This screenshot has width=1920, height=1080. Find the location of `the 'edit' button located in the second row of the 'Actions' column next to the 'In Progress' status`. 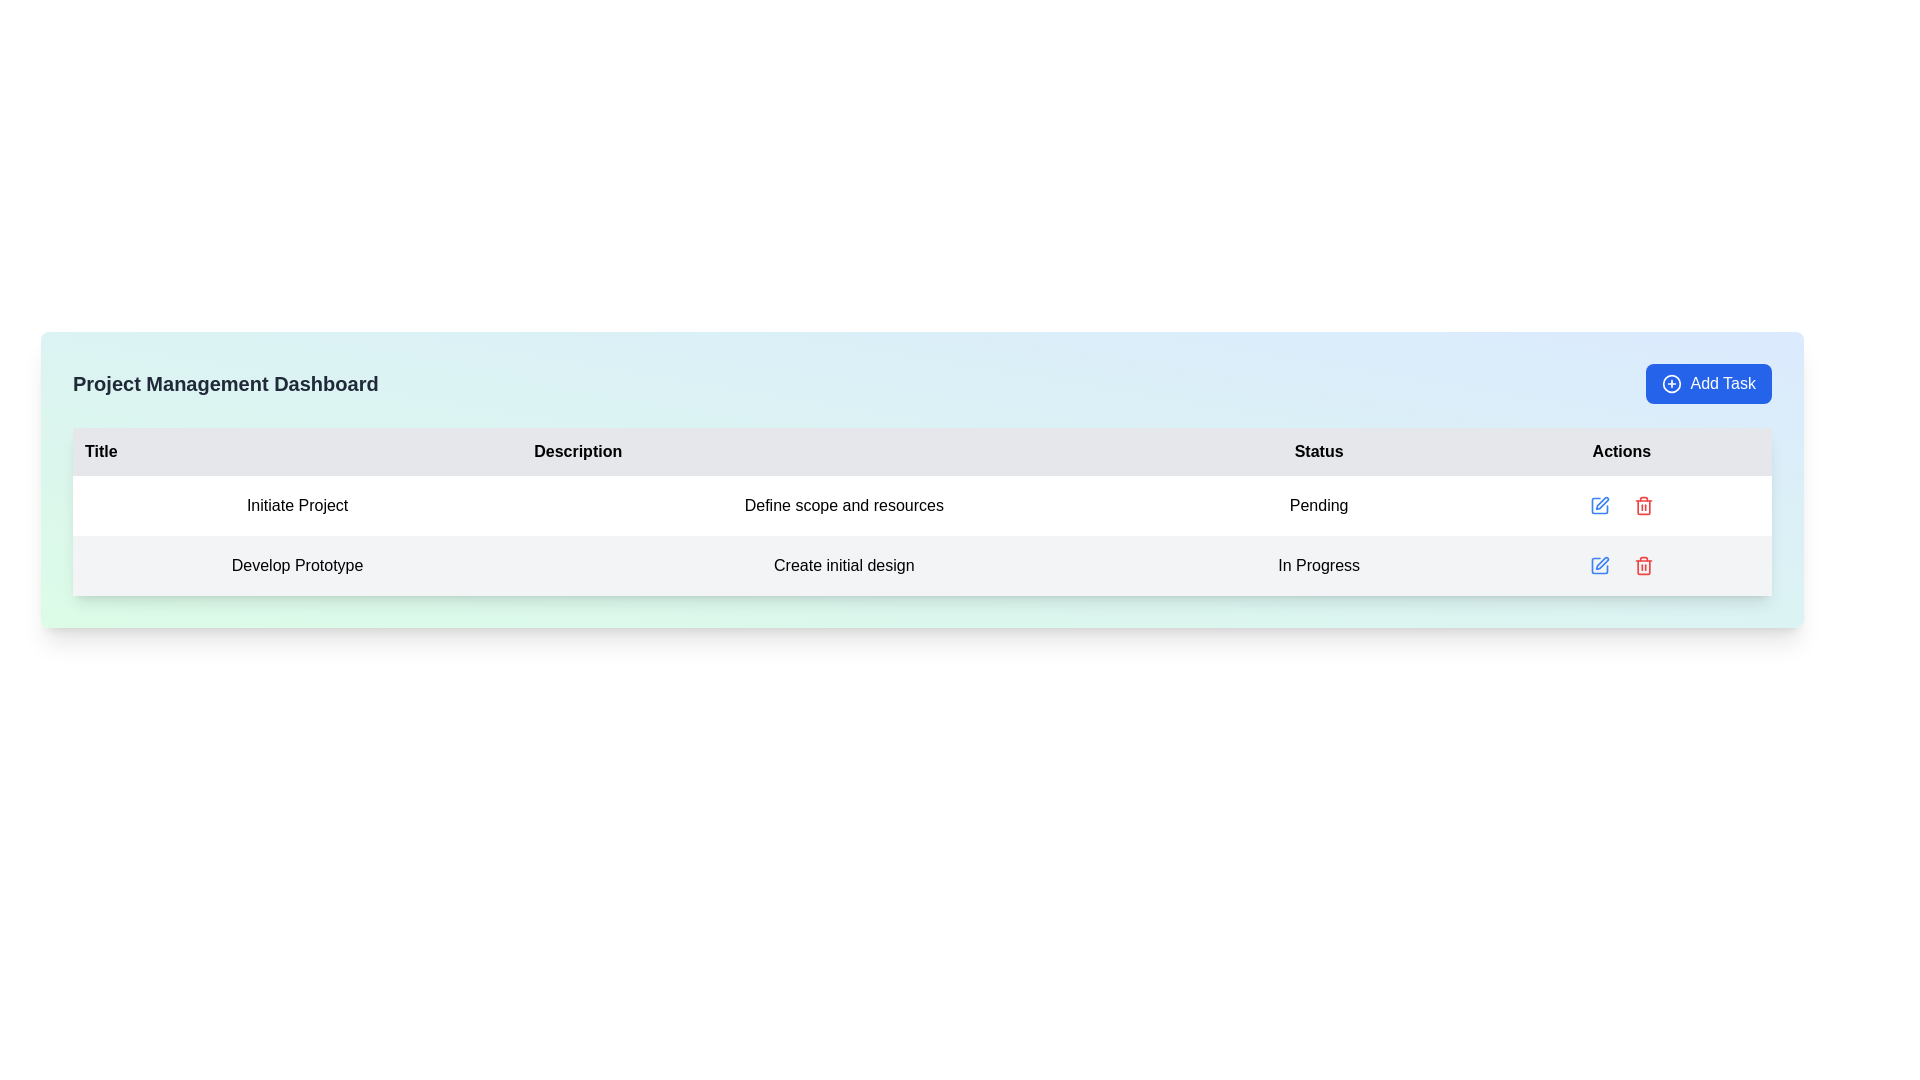

the 'edit' button located in the second row of the 'Actions' column next to the 'In Progress' status is located at coordinates (1598, 566).